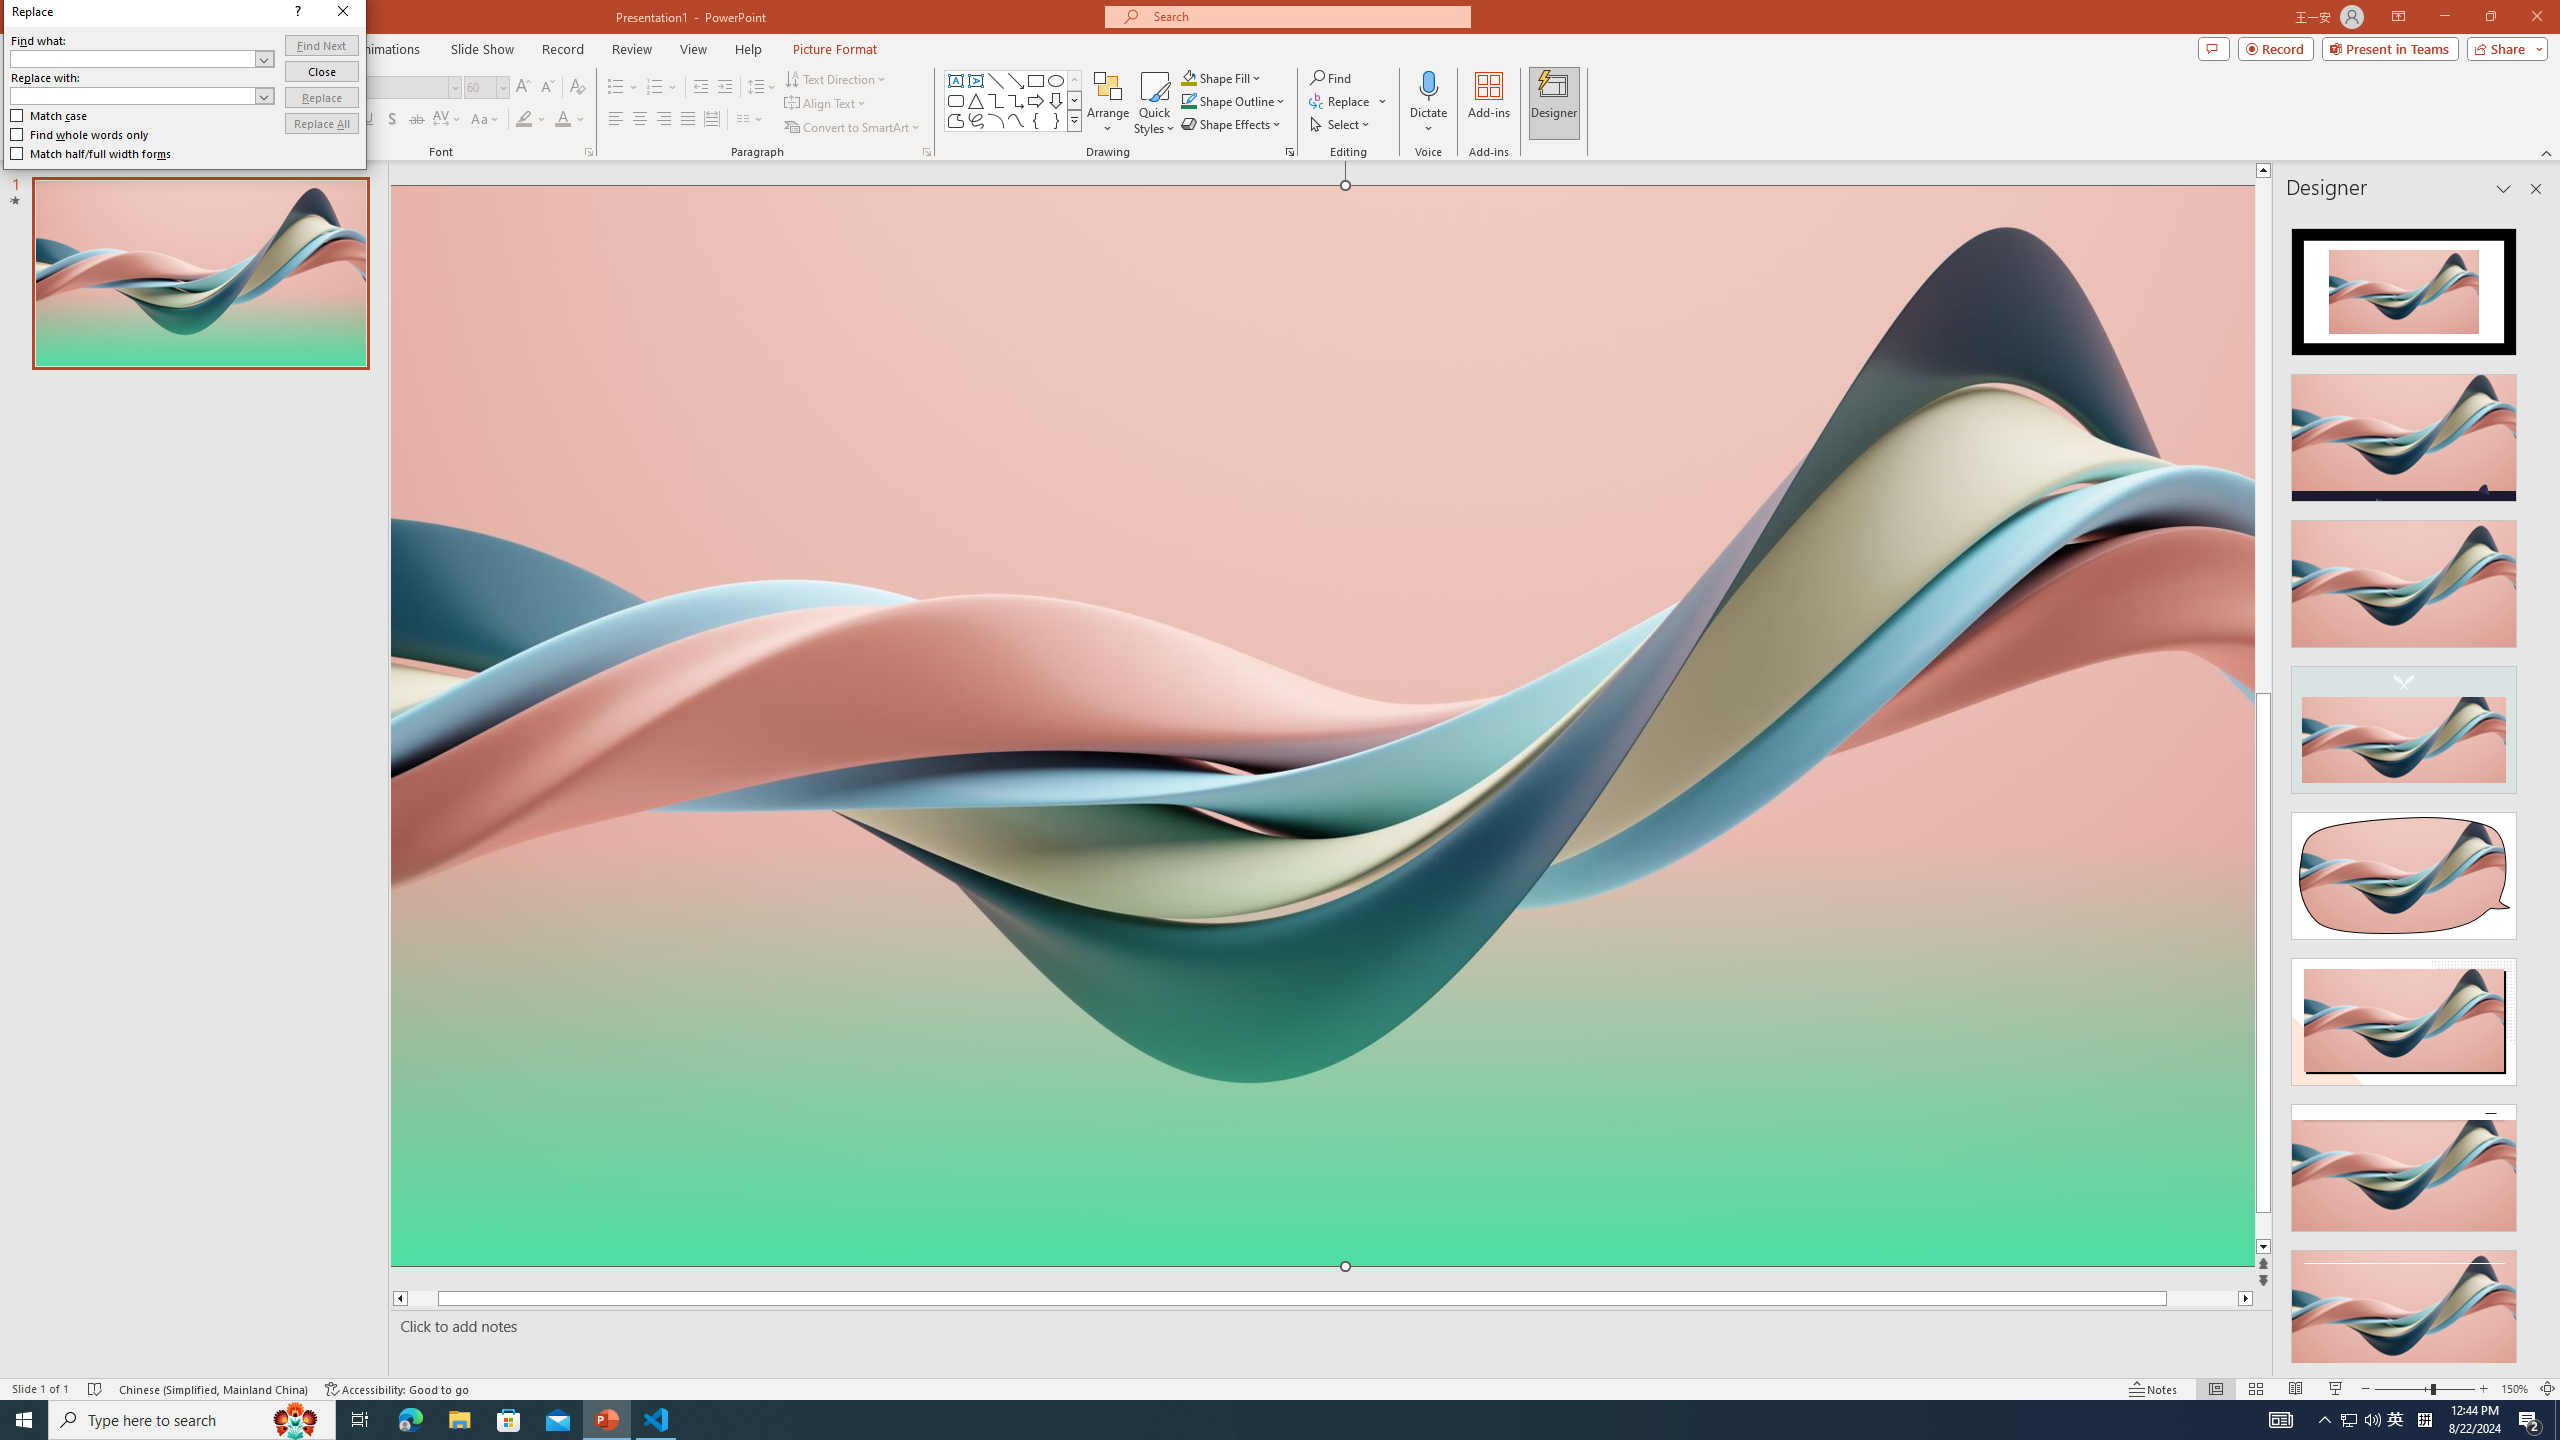  Describe the element at coordinates (1326, 1325) in the screenshot. I see `'Slide Notes'` at that location.